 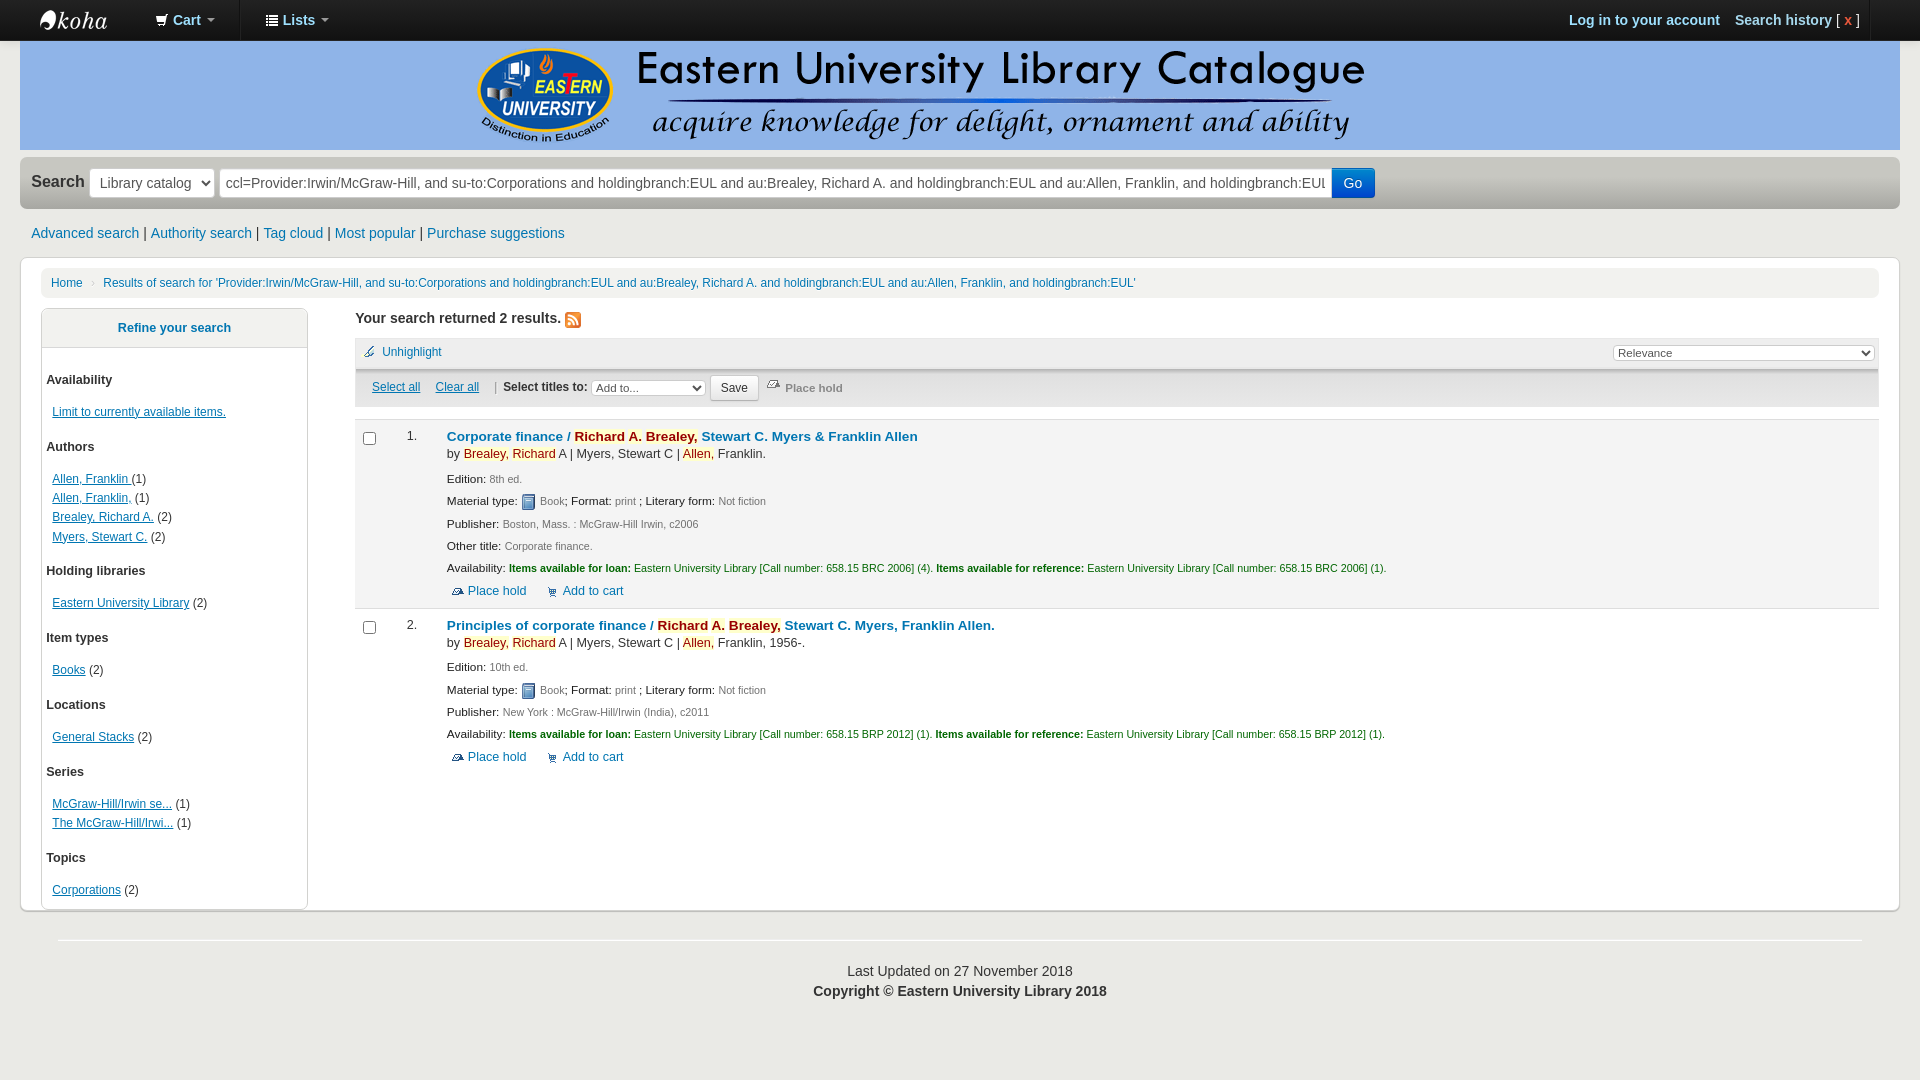 What do you see at coordinates (1847, 19) in the screenshot?
I see `'x'` at bounding box center [1847, 19].